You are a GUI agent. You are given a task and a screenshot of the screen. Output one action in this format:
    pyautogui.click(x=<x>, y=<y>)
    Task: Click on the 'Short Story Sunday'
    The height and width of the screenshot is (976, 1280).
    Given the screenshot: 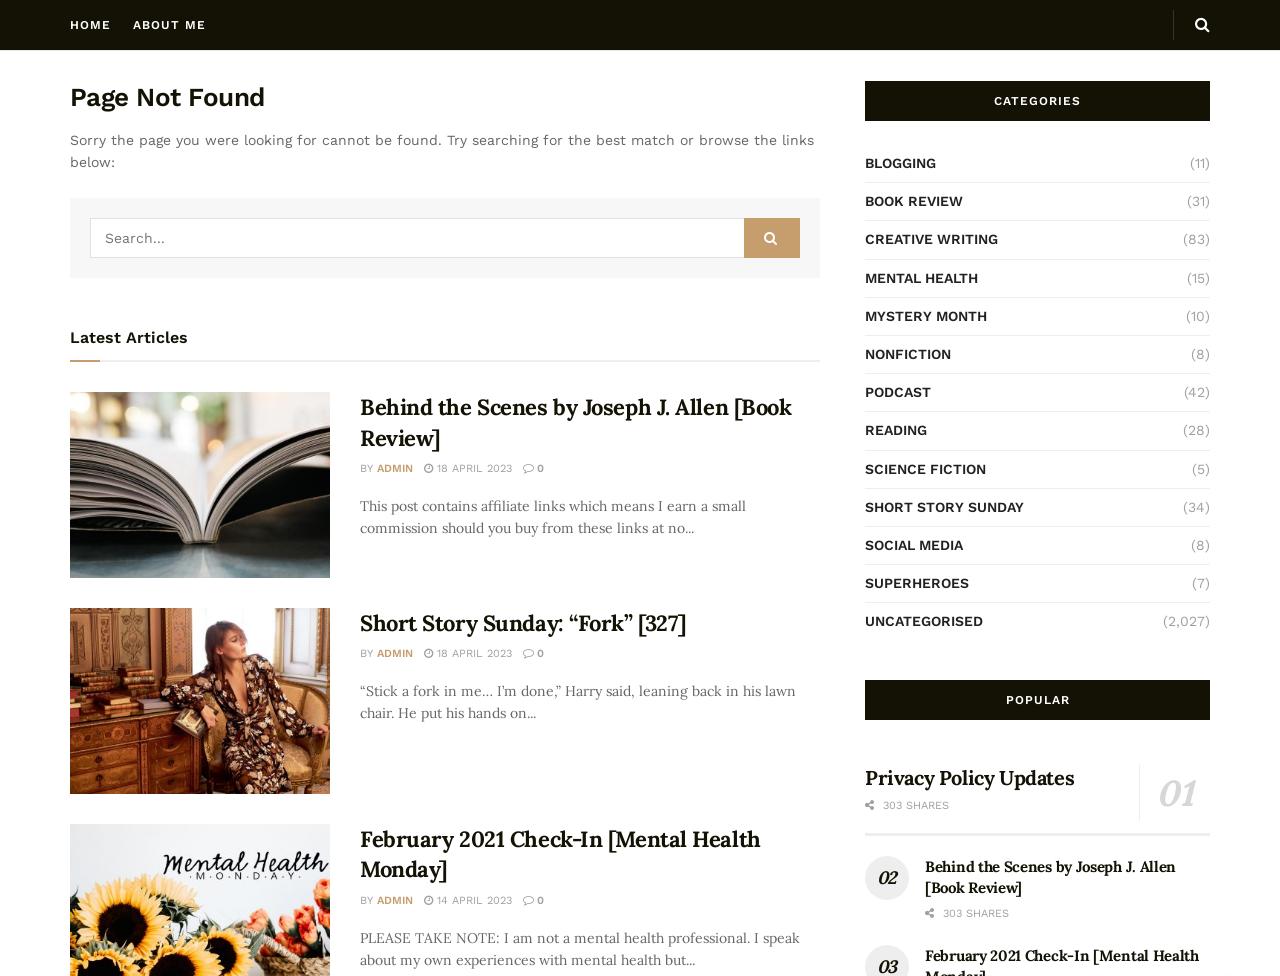 What is the action you would take?
    pyautogui.click(x=865, y=505)
    